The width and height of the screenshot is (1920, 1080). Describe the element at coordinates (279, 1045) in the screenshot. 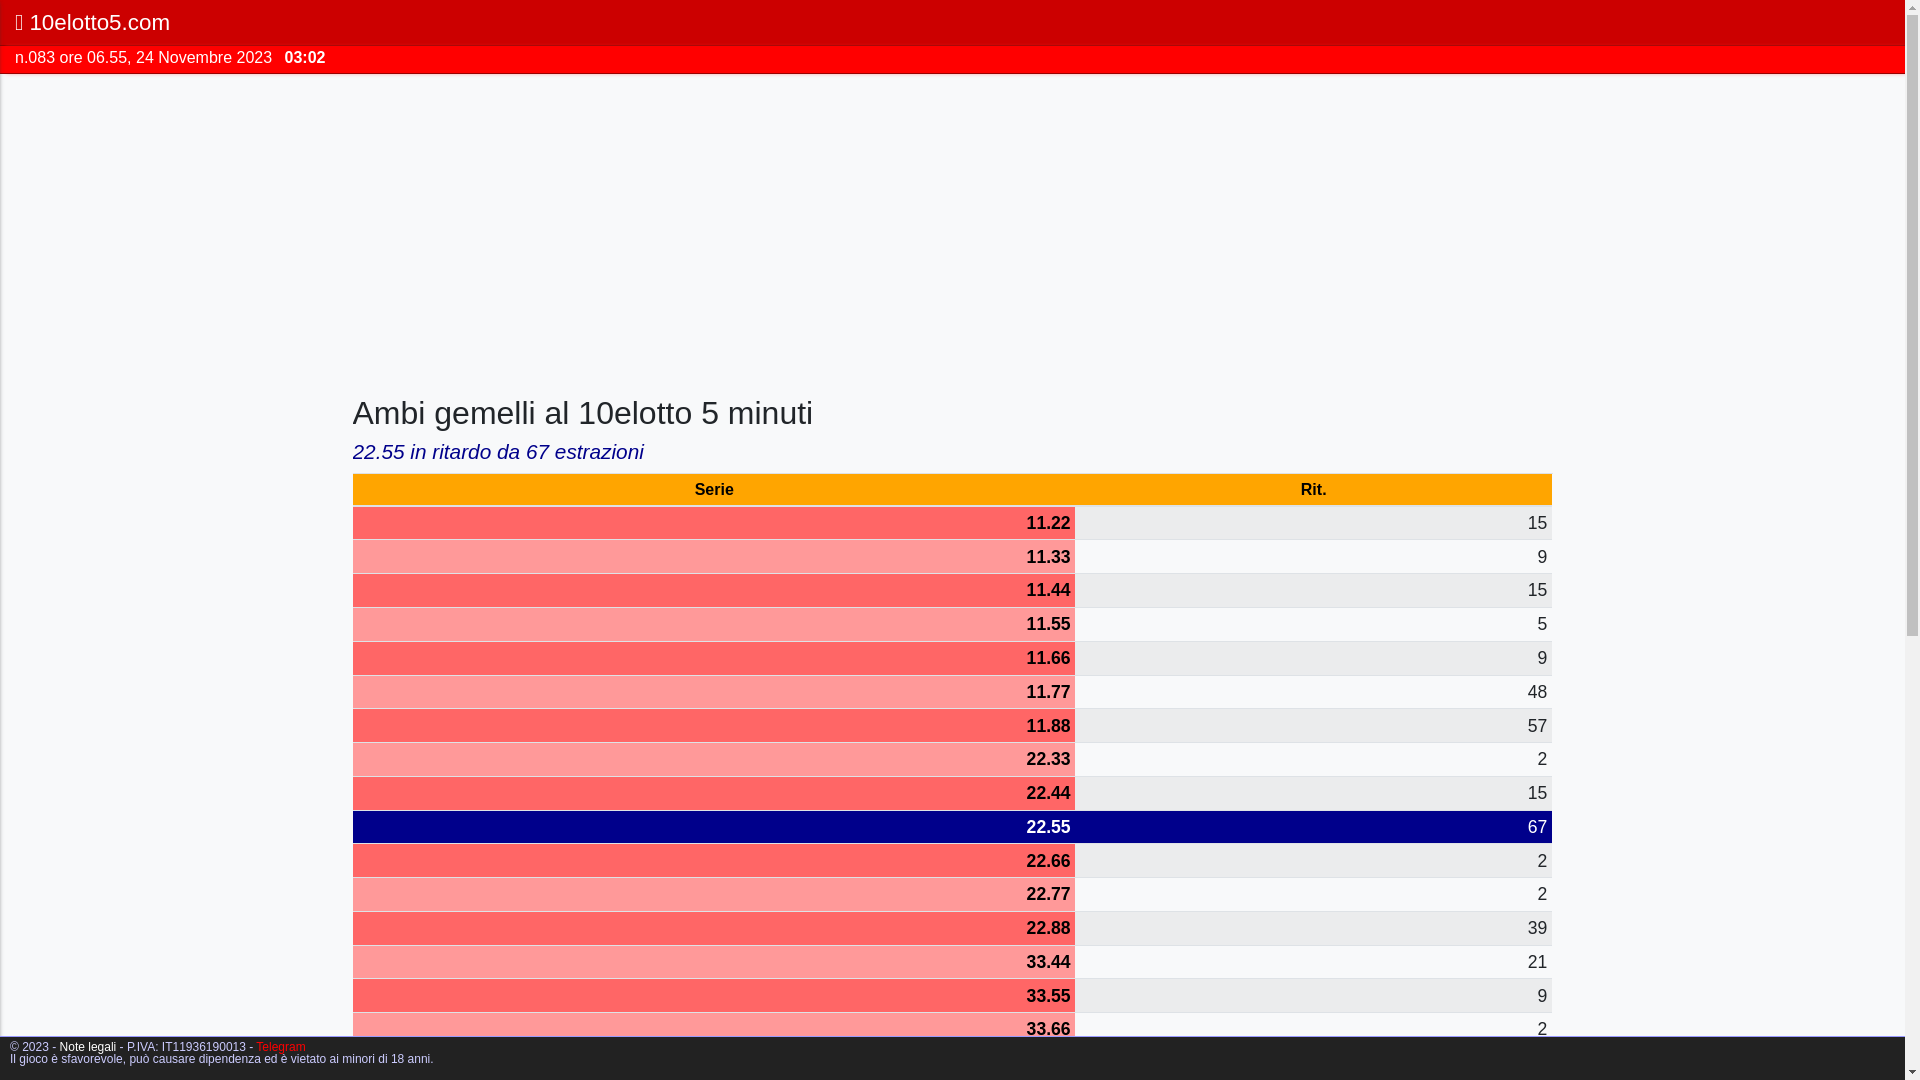

I see `'Telegram'` at that location.